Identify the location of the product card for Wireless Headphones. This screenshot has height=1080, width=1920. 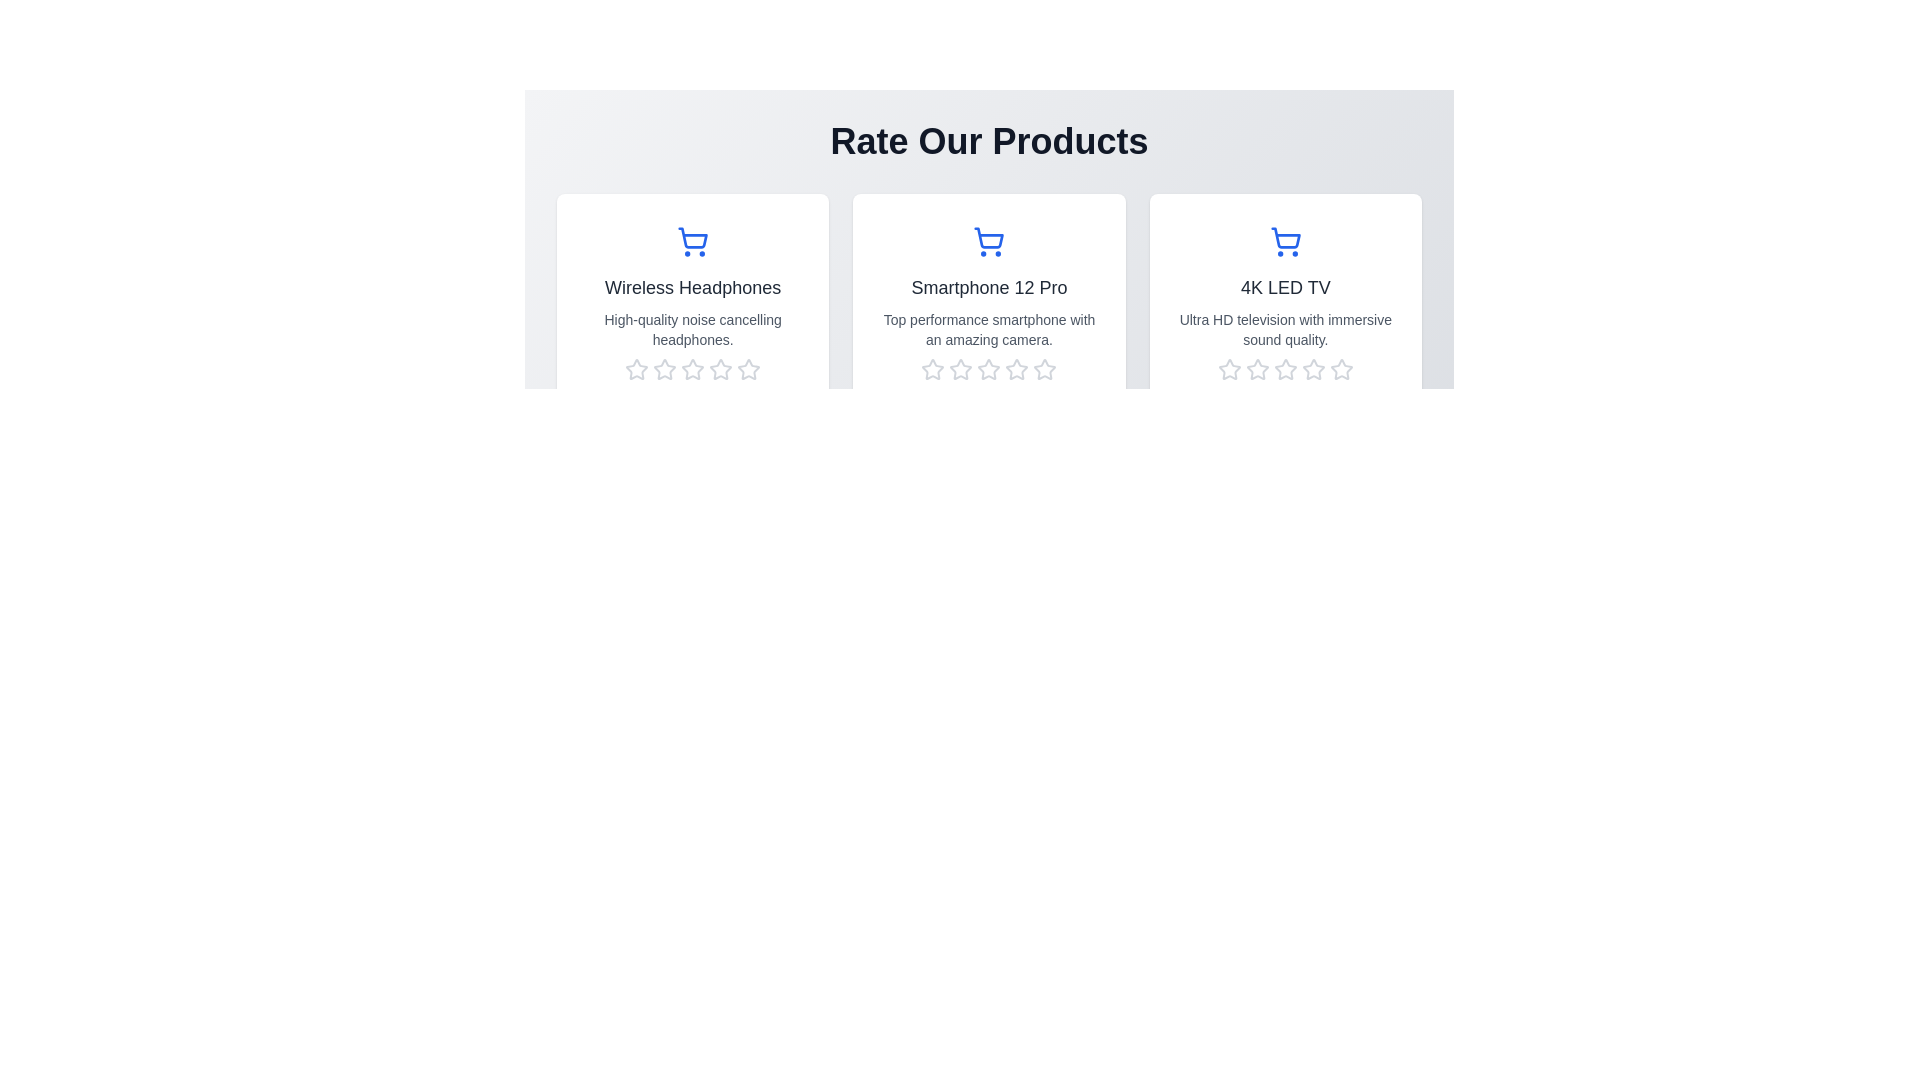
(693, 313).